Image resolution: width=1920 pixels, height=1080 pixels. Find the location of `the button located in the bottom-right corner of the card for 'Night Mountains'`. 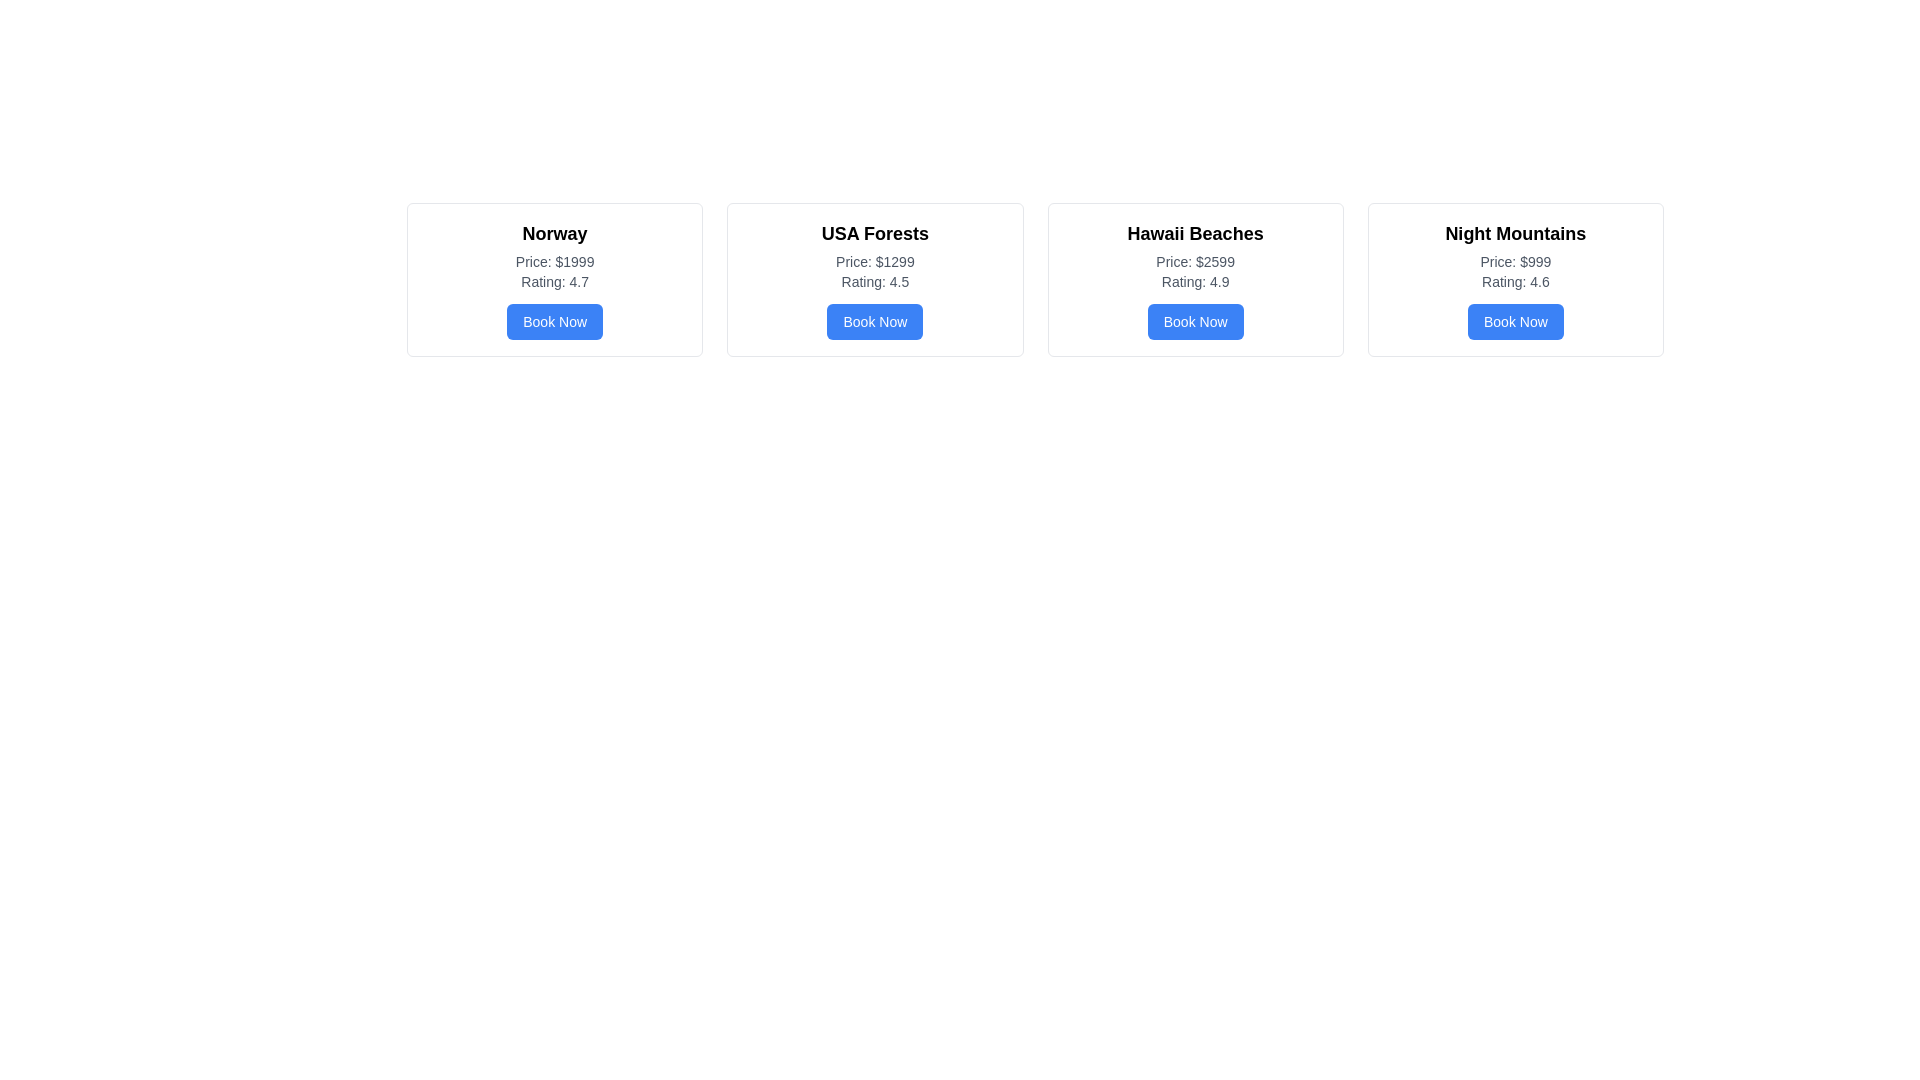

the button located in the bottom-right corner of the card for 'Night Mountains' is located at coordinates (1515, 320).